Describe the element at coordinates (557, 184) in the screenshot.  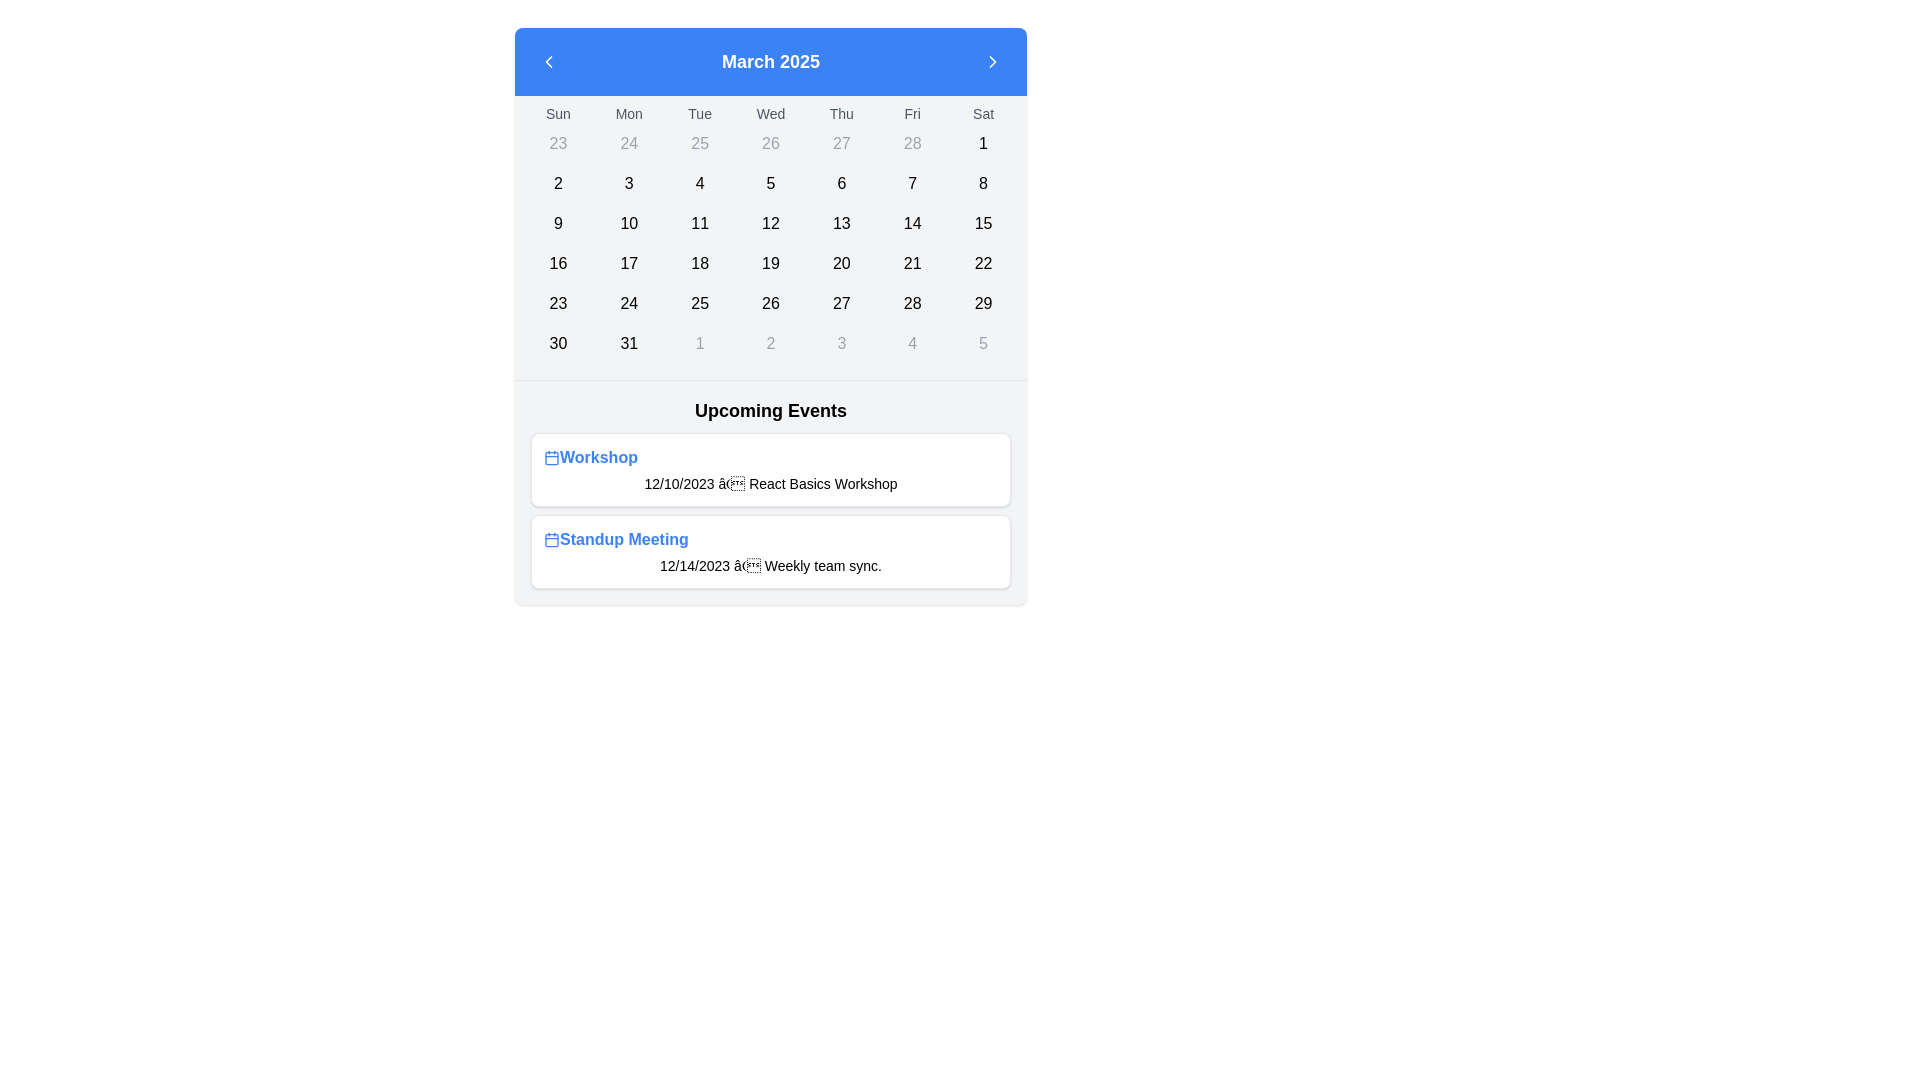
I see `the button displaying the number '2', which is styled with rounded corners and centered text, located in the second cell of the second row of a calendar grid below the header 'Sun'` at that location.